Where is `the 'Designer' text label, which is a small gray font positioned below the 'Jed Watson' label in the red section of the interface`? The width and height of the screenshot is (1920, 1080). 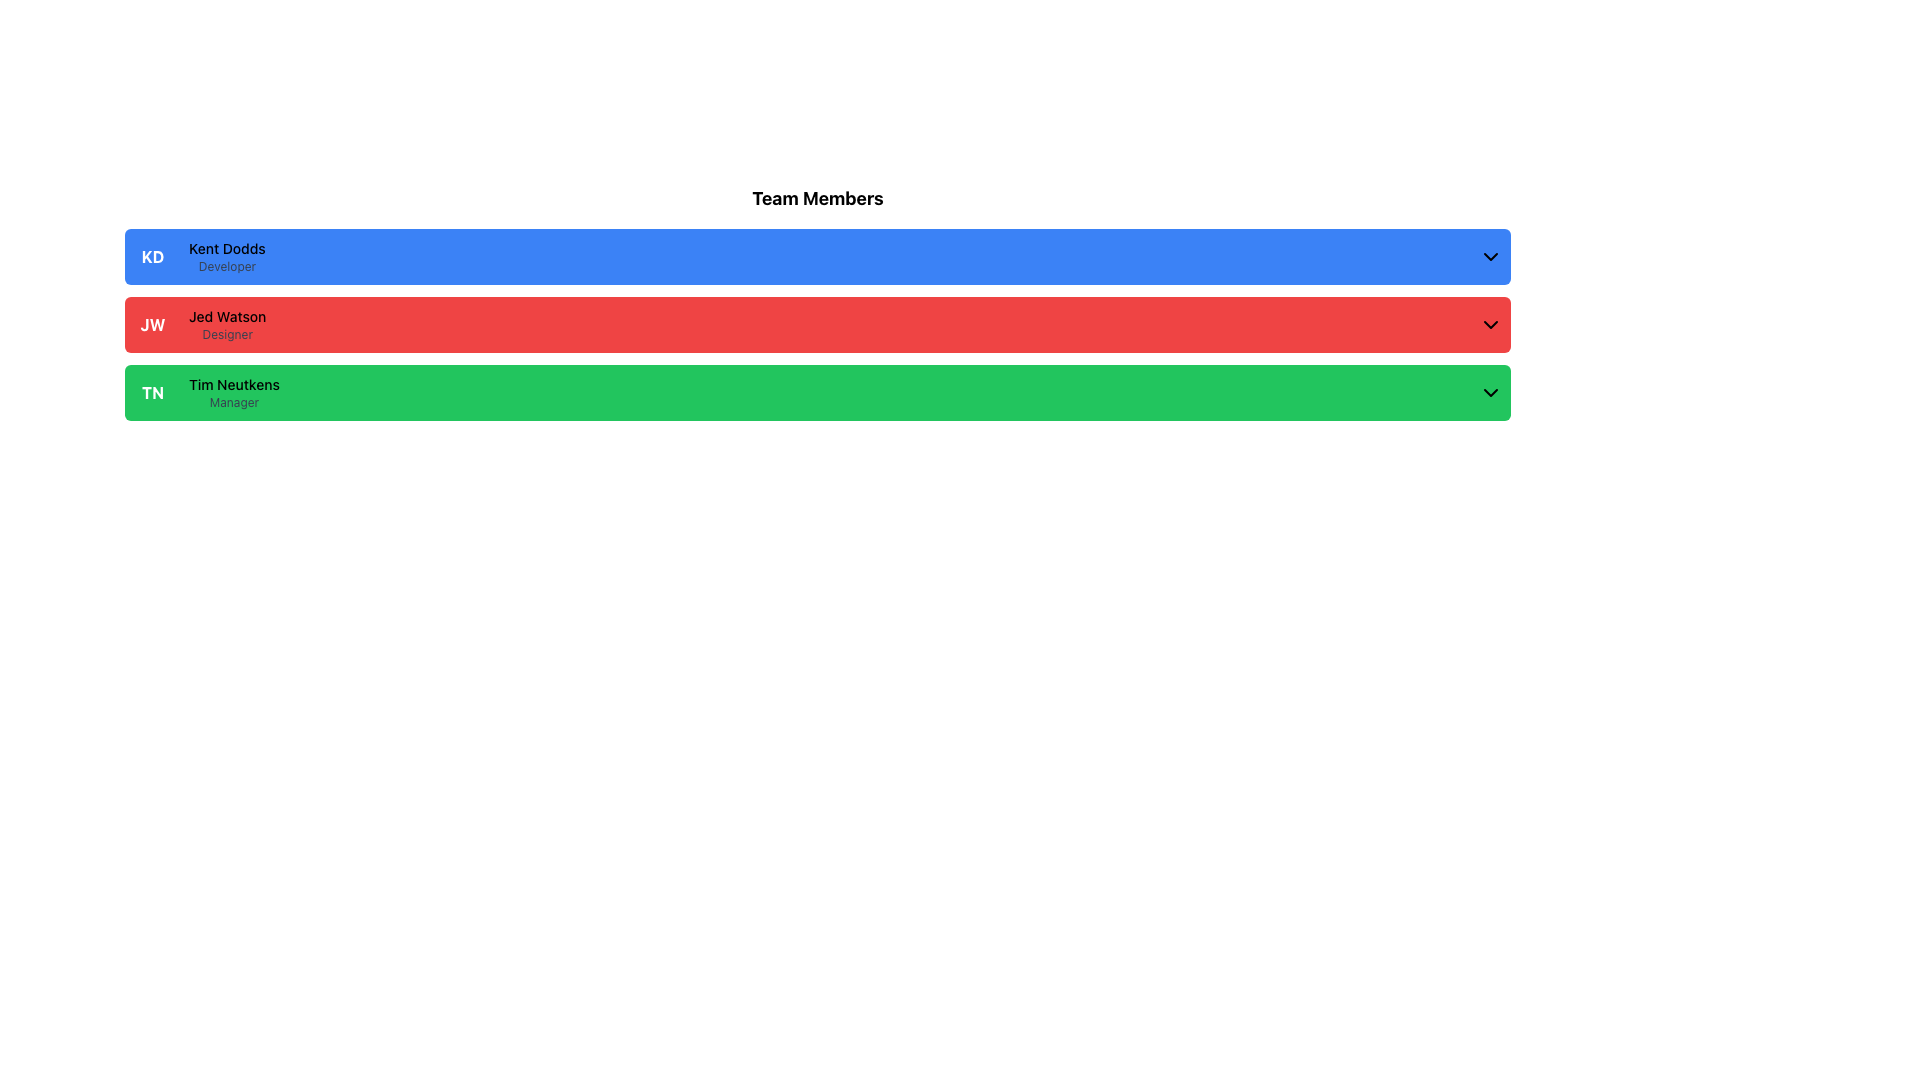 the 'Designer' text label, which is a small gray font positioned below the 'Jed Watson' label in the red section of the interface is located at coordinates (227, 334).